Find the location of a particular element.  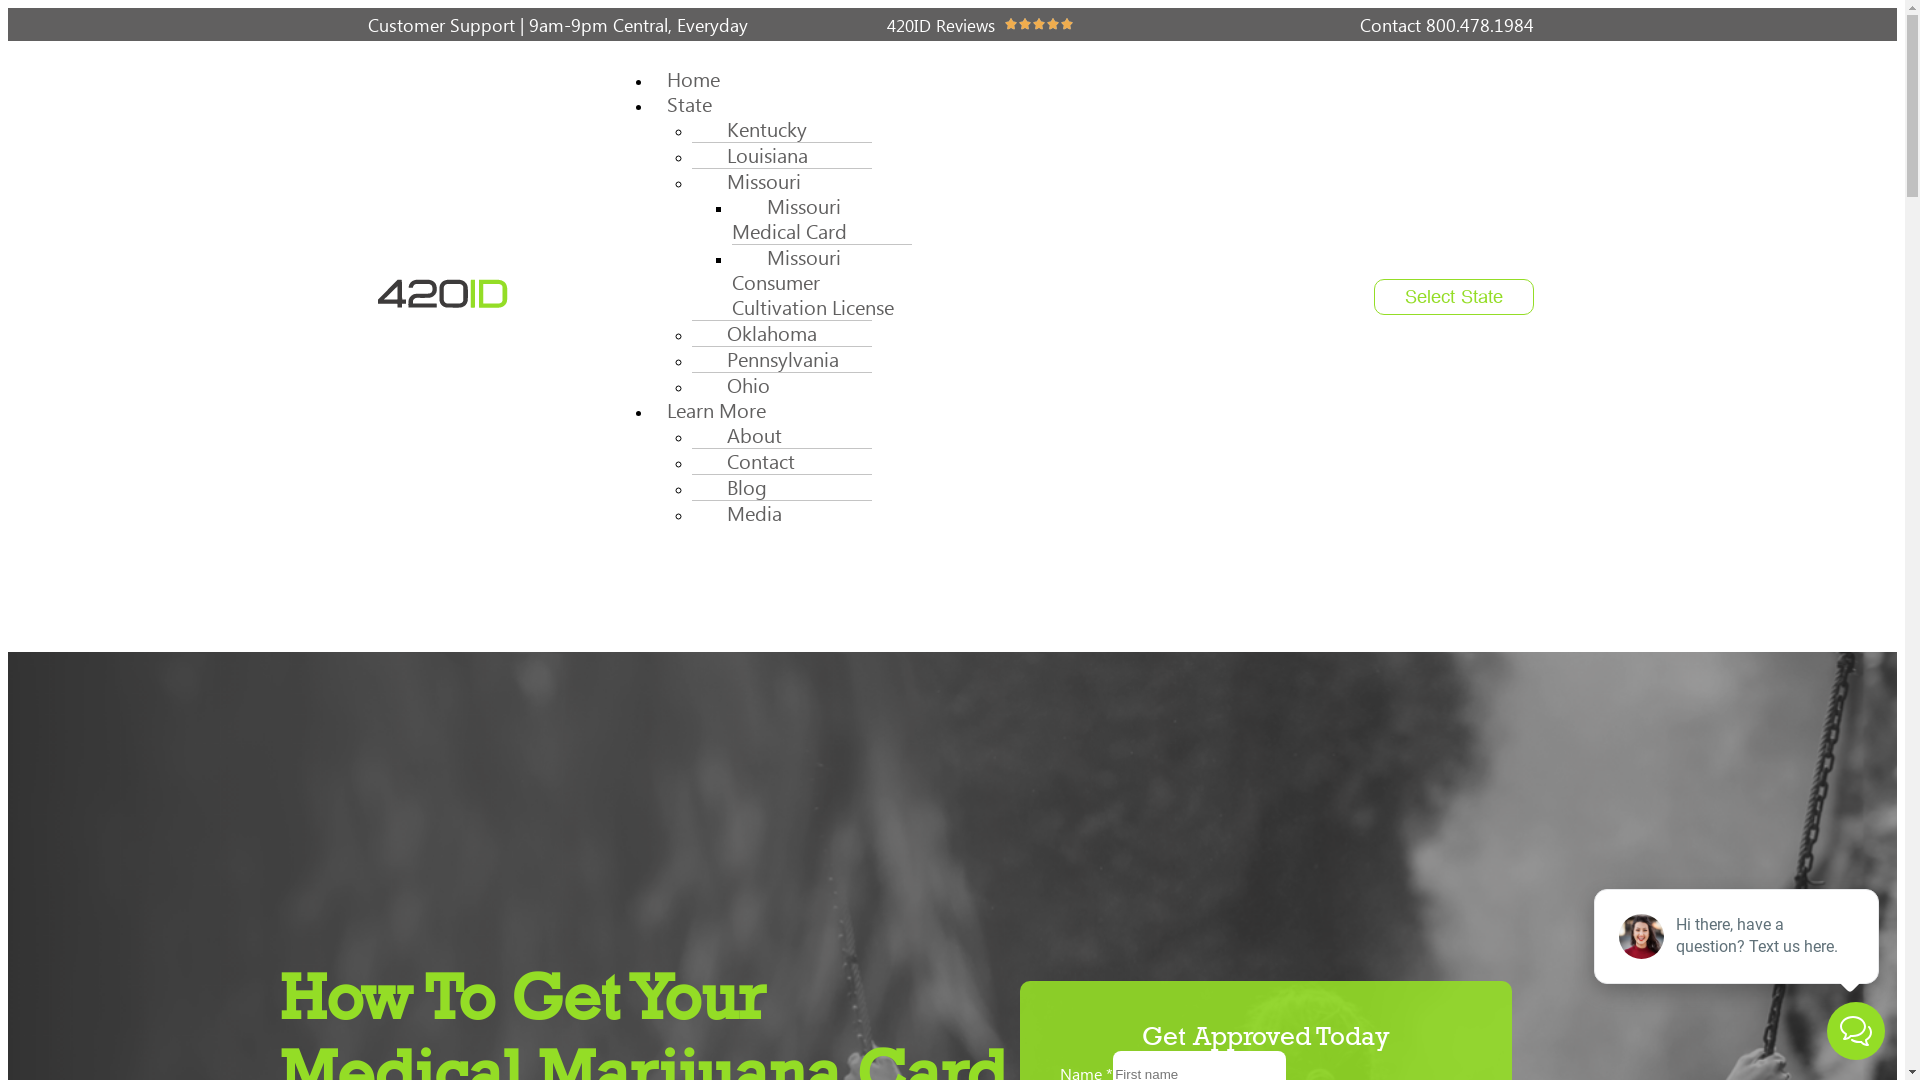

'Missouri Consumer Cultivation License' is located at coordinates (820, 282).